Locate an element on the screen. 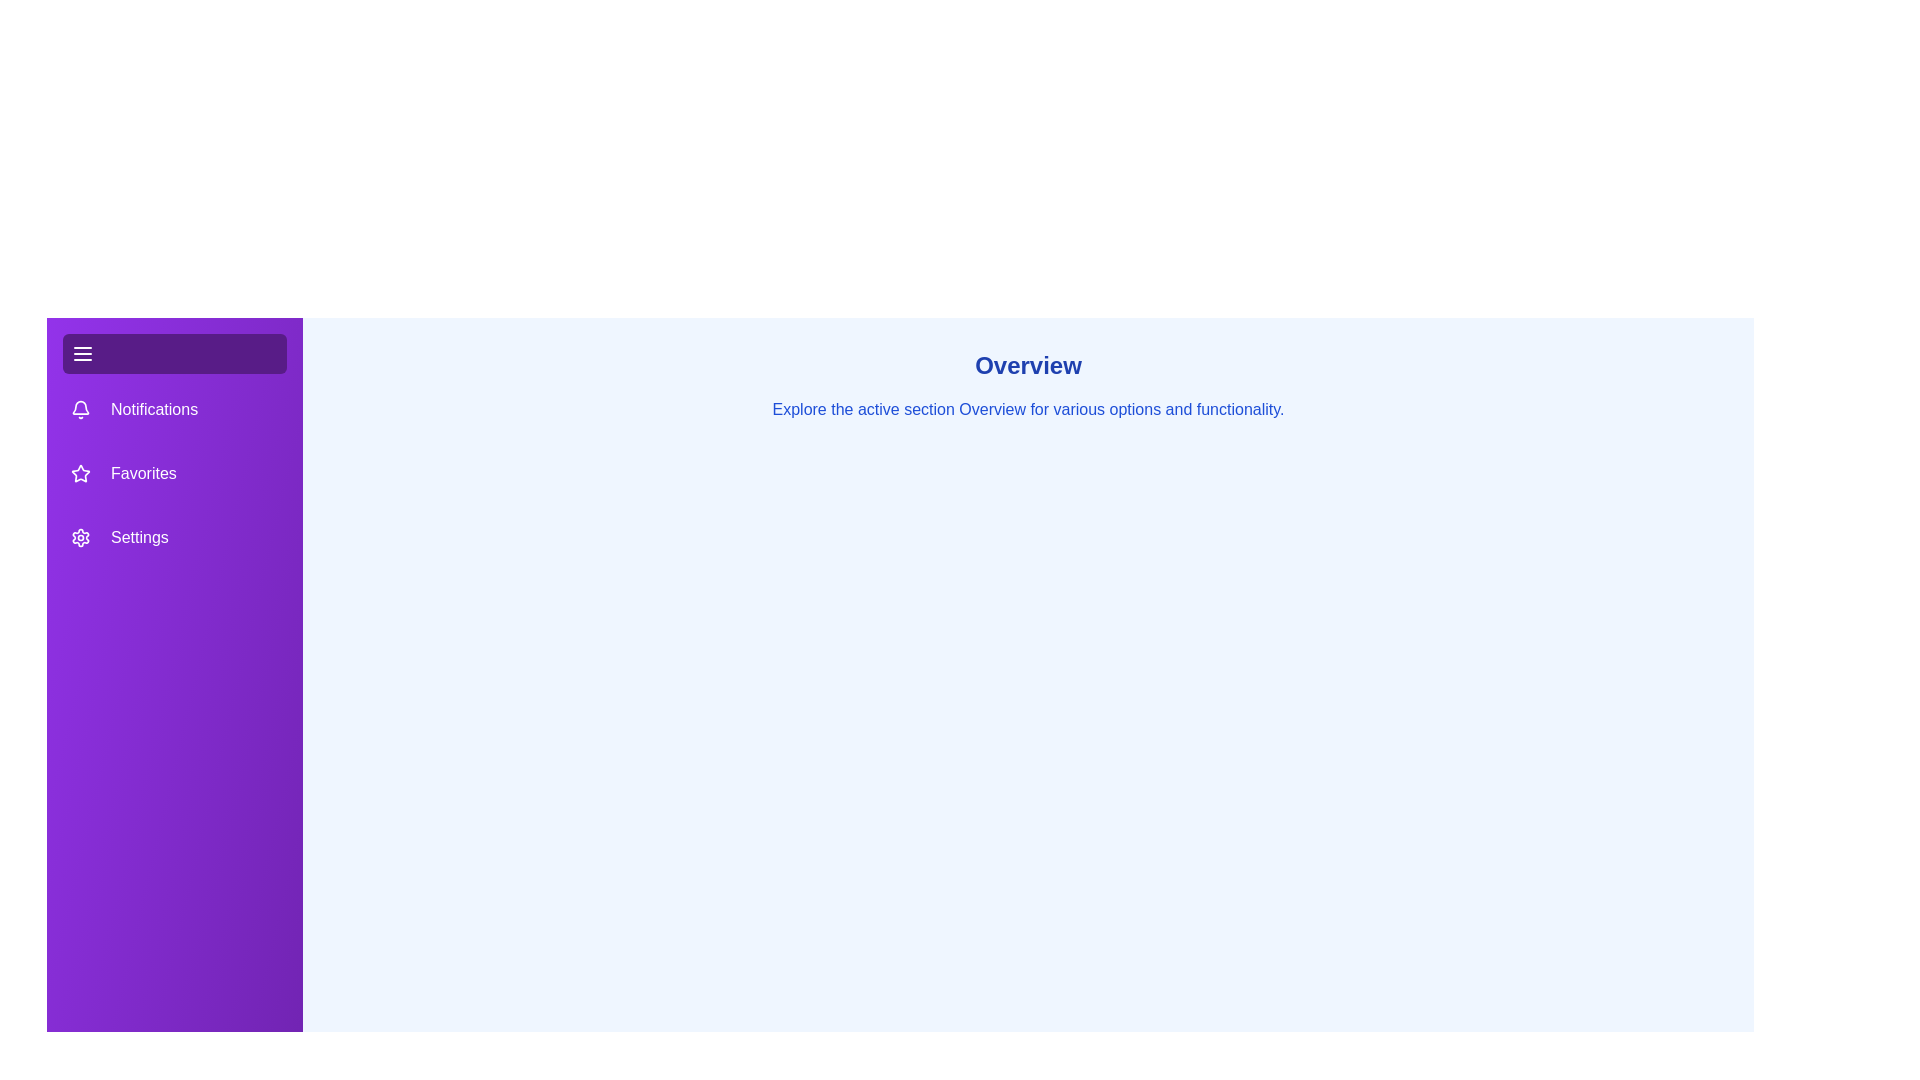 The width and height of the screenshot is (1920, 1080). the tab labeled Settings in the drawer is located at coordinates (174, 536).